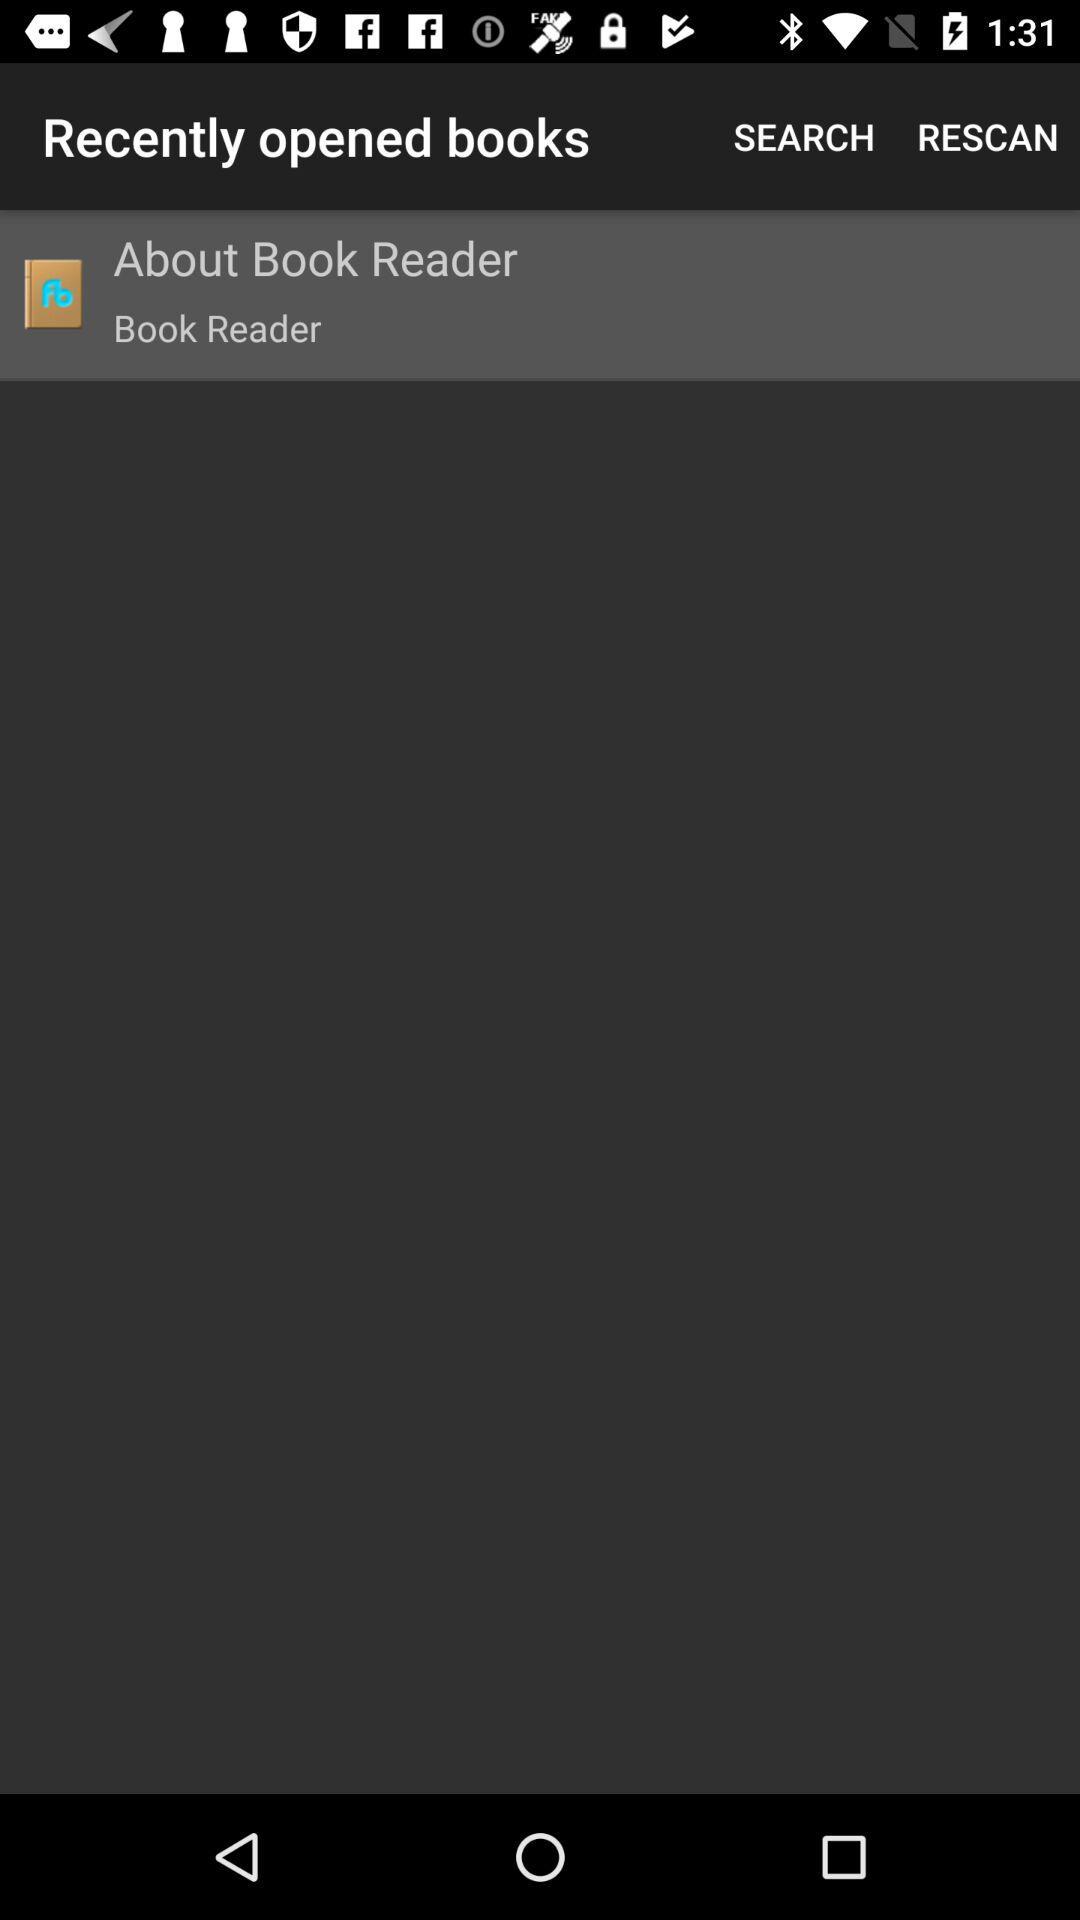 The height and width of the screenshot is (1920, 1080). What do you see at coordinates (803, 135) in the screenshot?
I see `search item` at bounding box center [803, 135].